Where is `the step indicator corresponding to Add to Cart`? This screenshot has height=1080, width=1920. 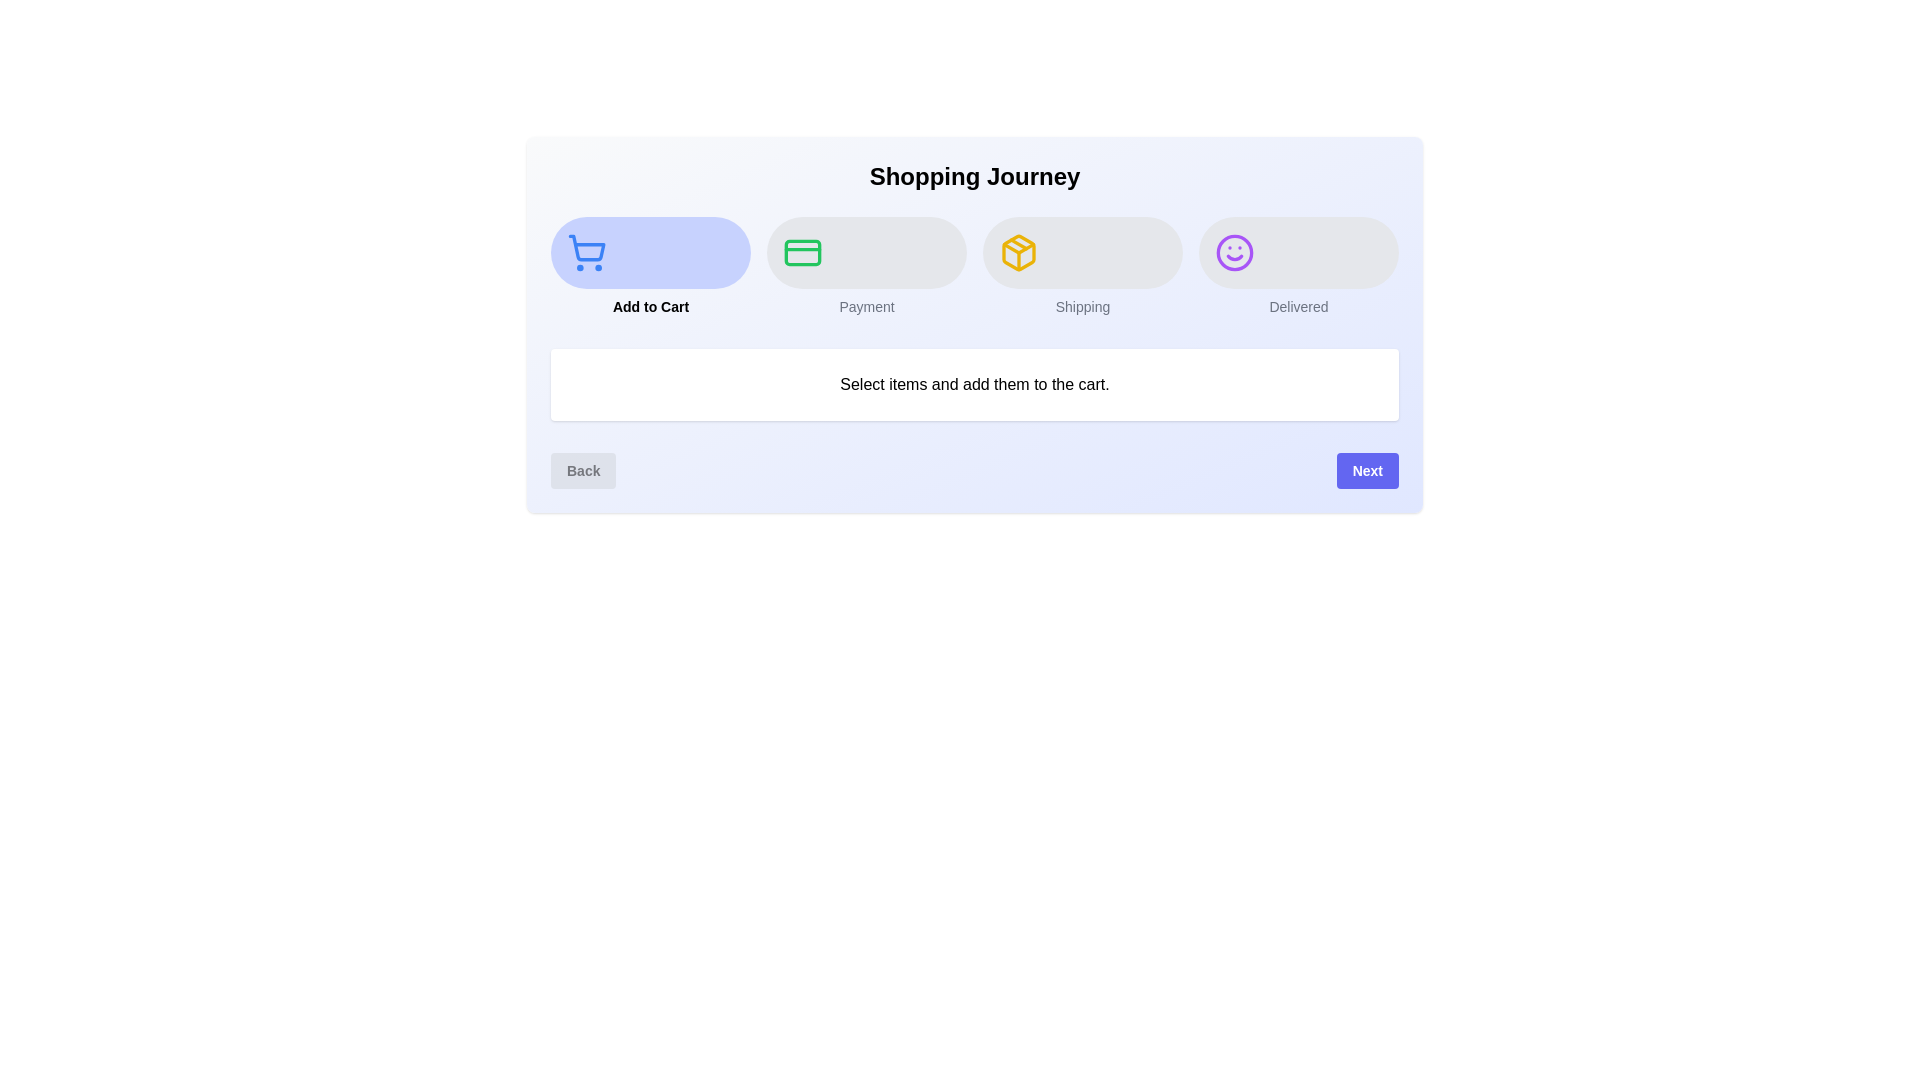 the step indicator corresponding to Add to Cart is located at coordinates (651, 265).